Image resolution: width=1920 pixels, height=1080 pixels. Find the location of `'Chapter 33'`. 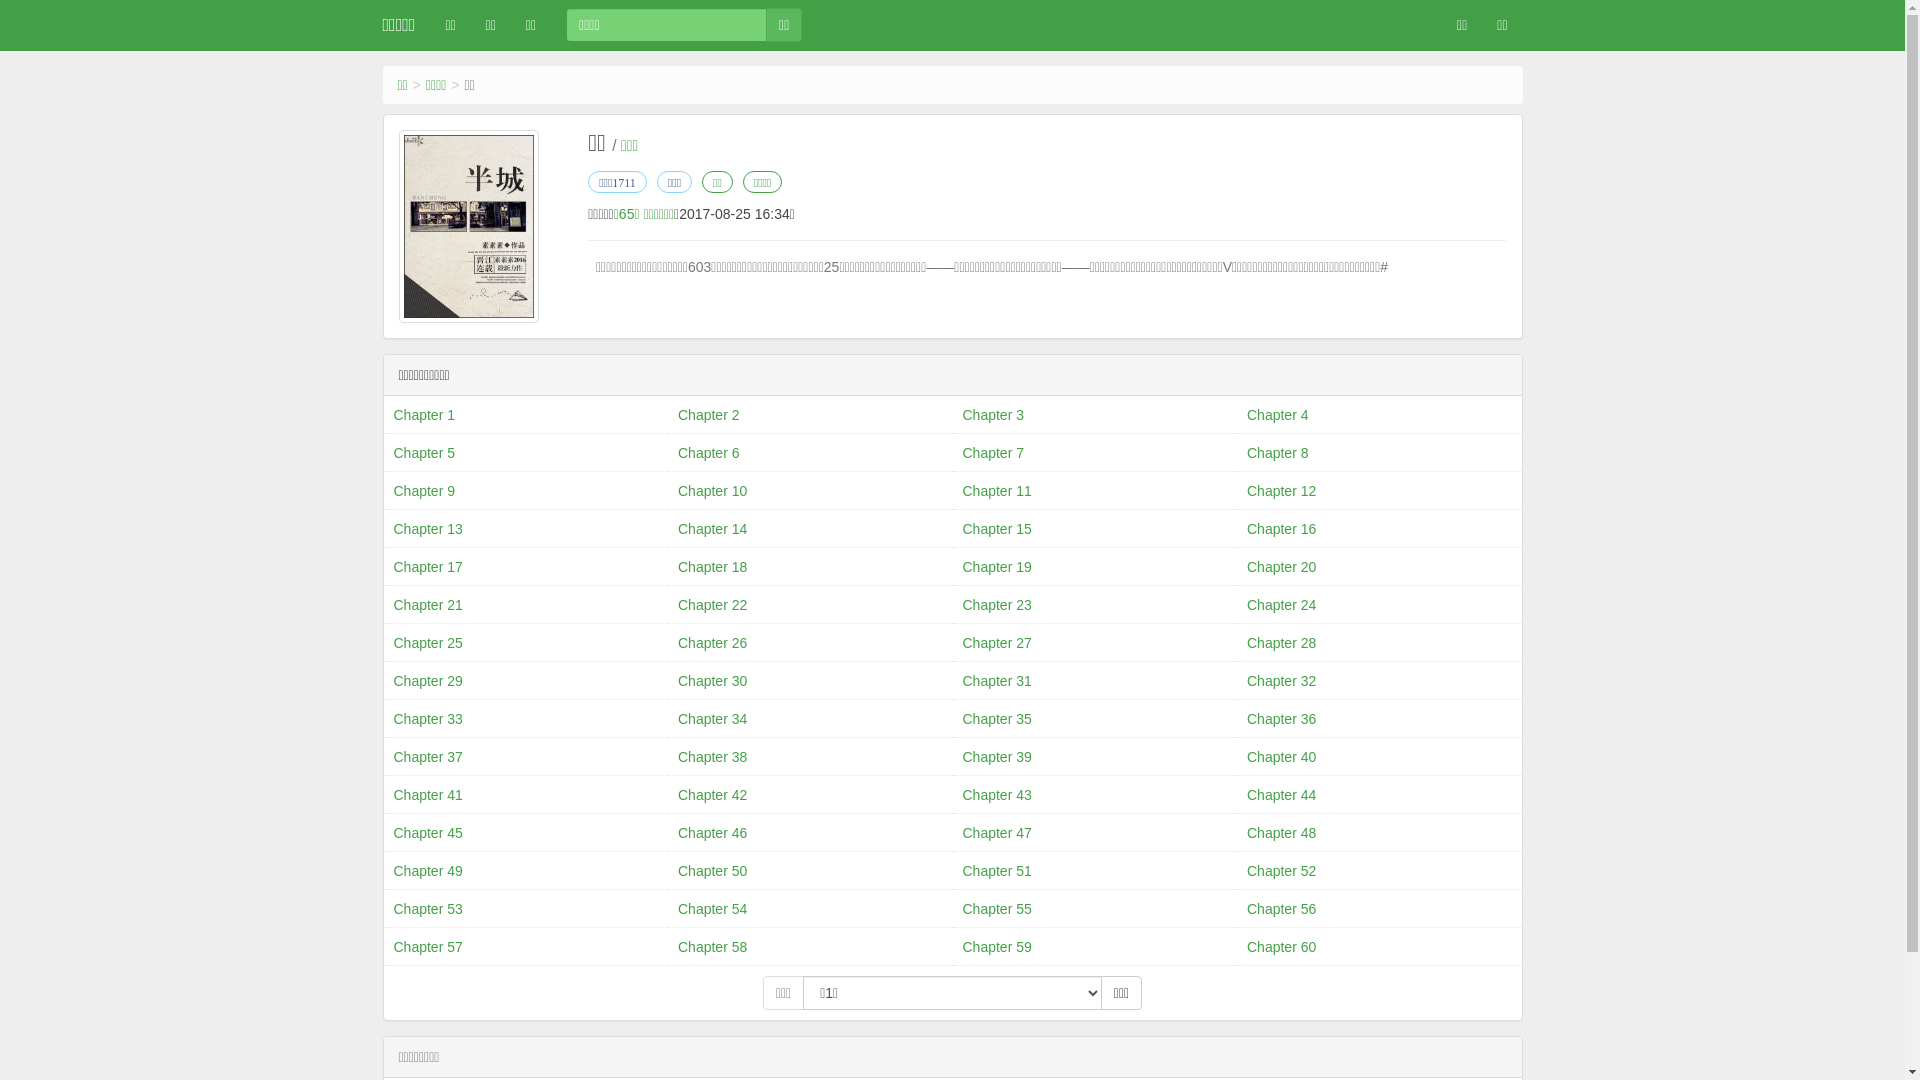

'Chapter 33' is located at coordinates (393, 717).